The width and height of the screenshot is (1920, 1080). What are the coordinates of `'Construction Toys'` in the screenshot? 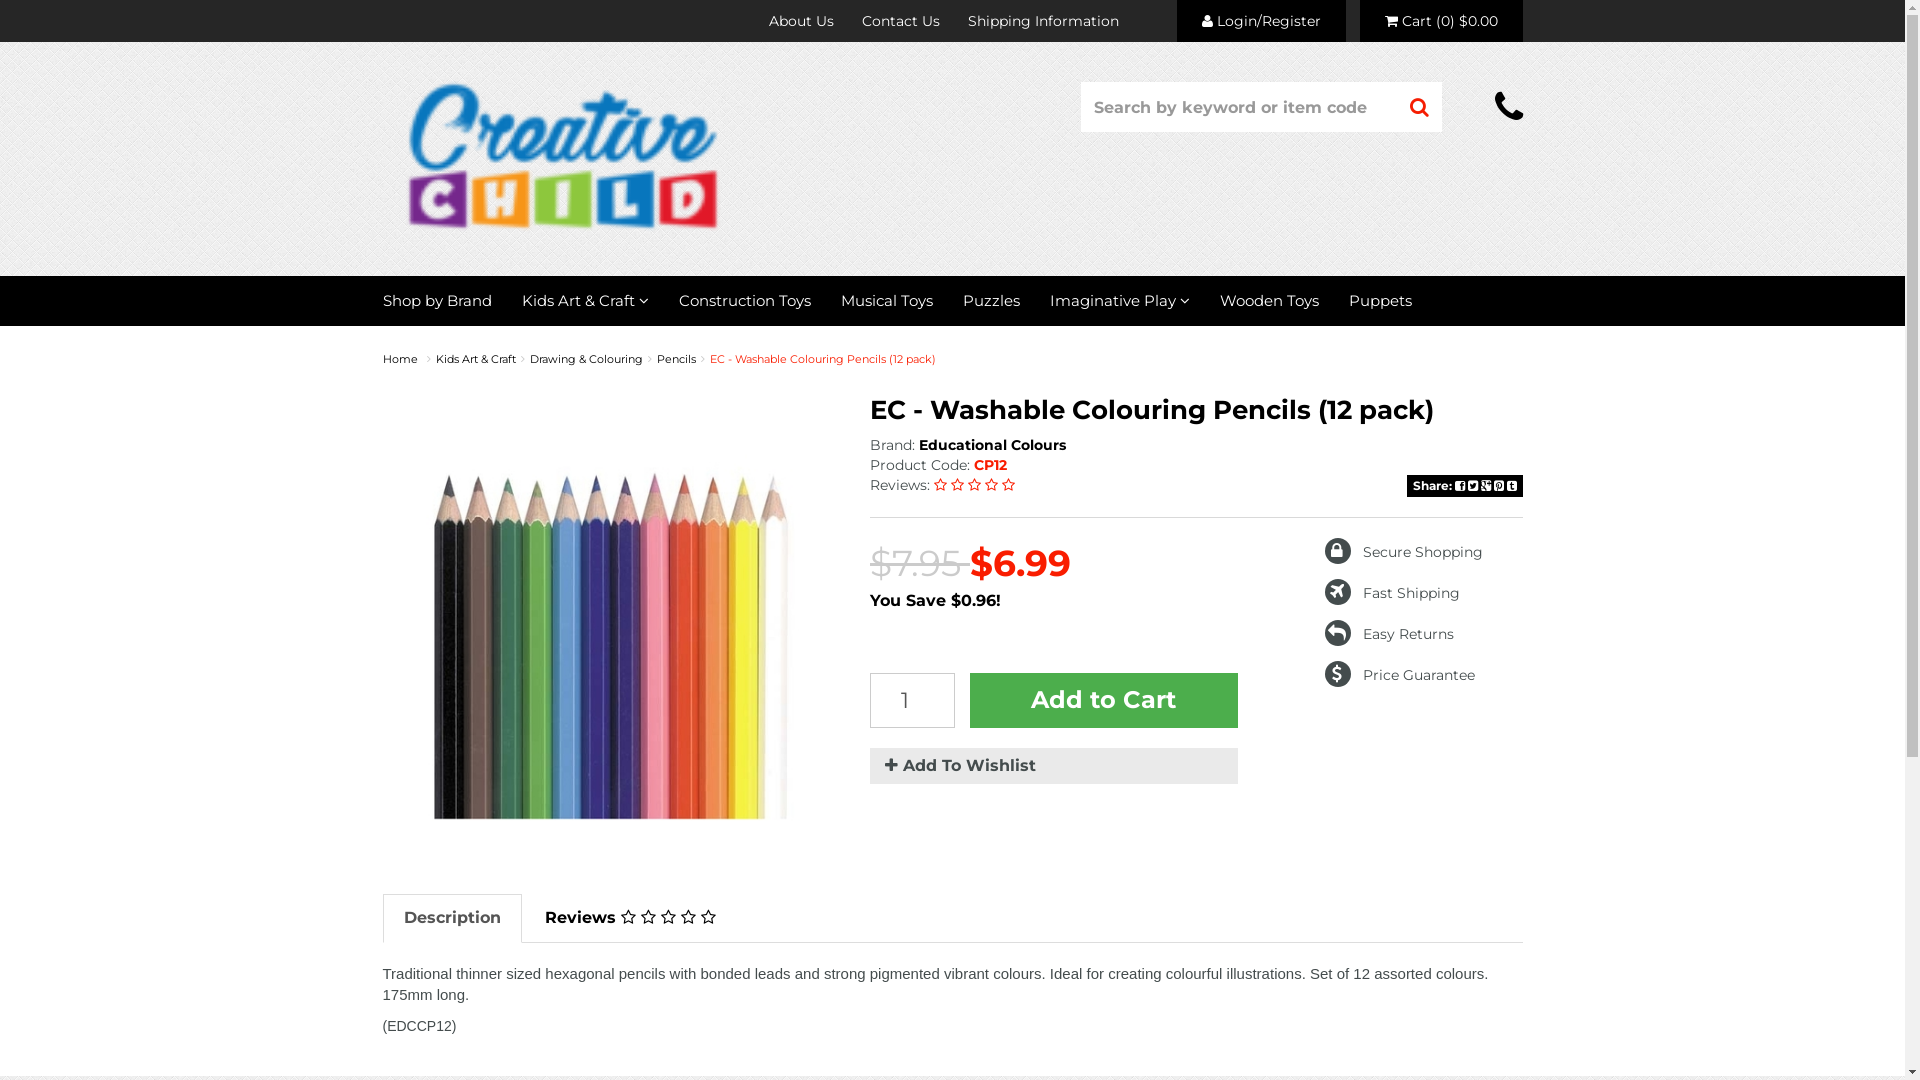 It's located at (743, 300).